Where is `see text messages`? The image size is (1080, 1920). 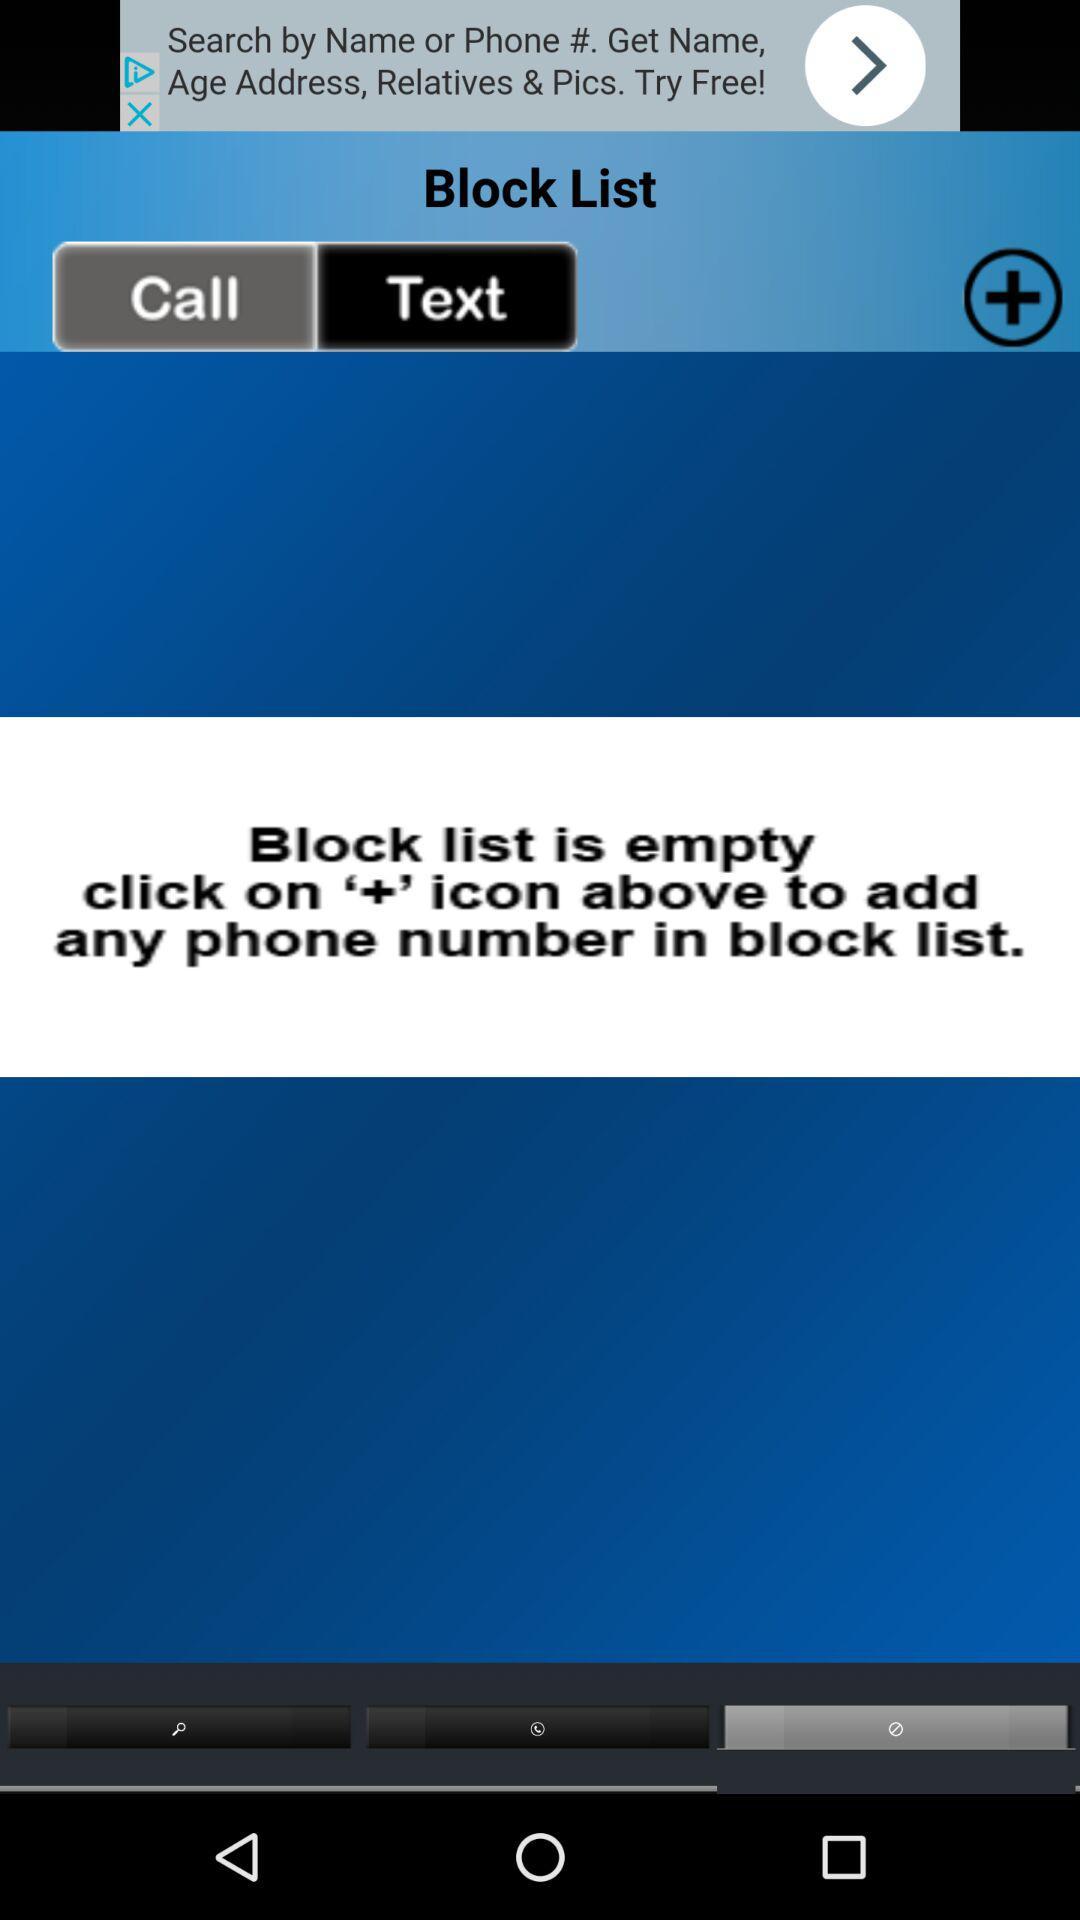 see text messages is located at coordinates (445, 295).